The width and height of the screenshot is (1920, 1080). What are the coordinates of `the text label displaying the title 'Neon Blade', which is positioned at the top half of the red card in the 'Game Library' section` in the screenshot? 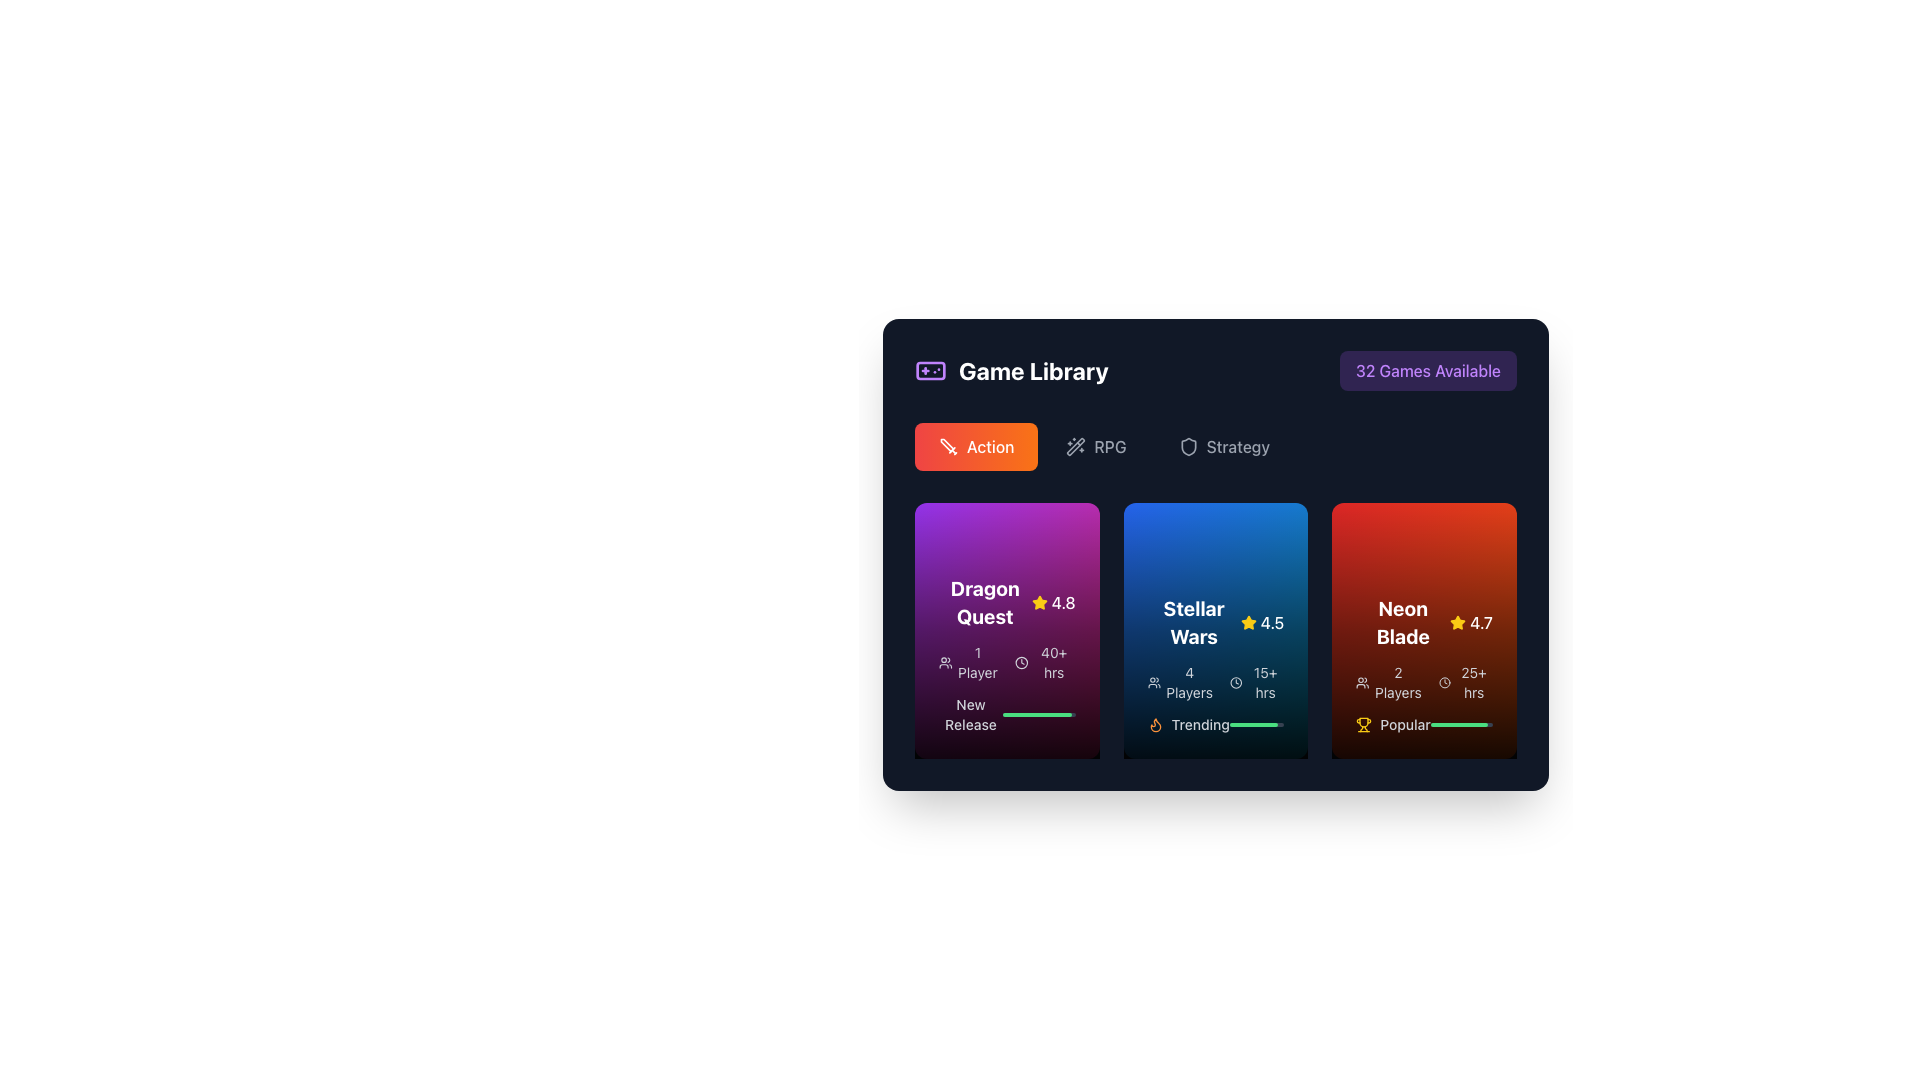 It's located at (1402, 622).